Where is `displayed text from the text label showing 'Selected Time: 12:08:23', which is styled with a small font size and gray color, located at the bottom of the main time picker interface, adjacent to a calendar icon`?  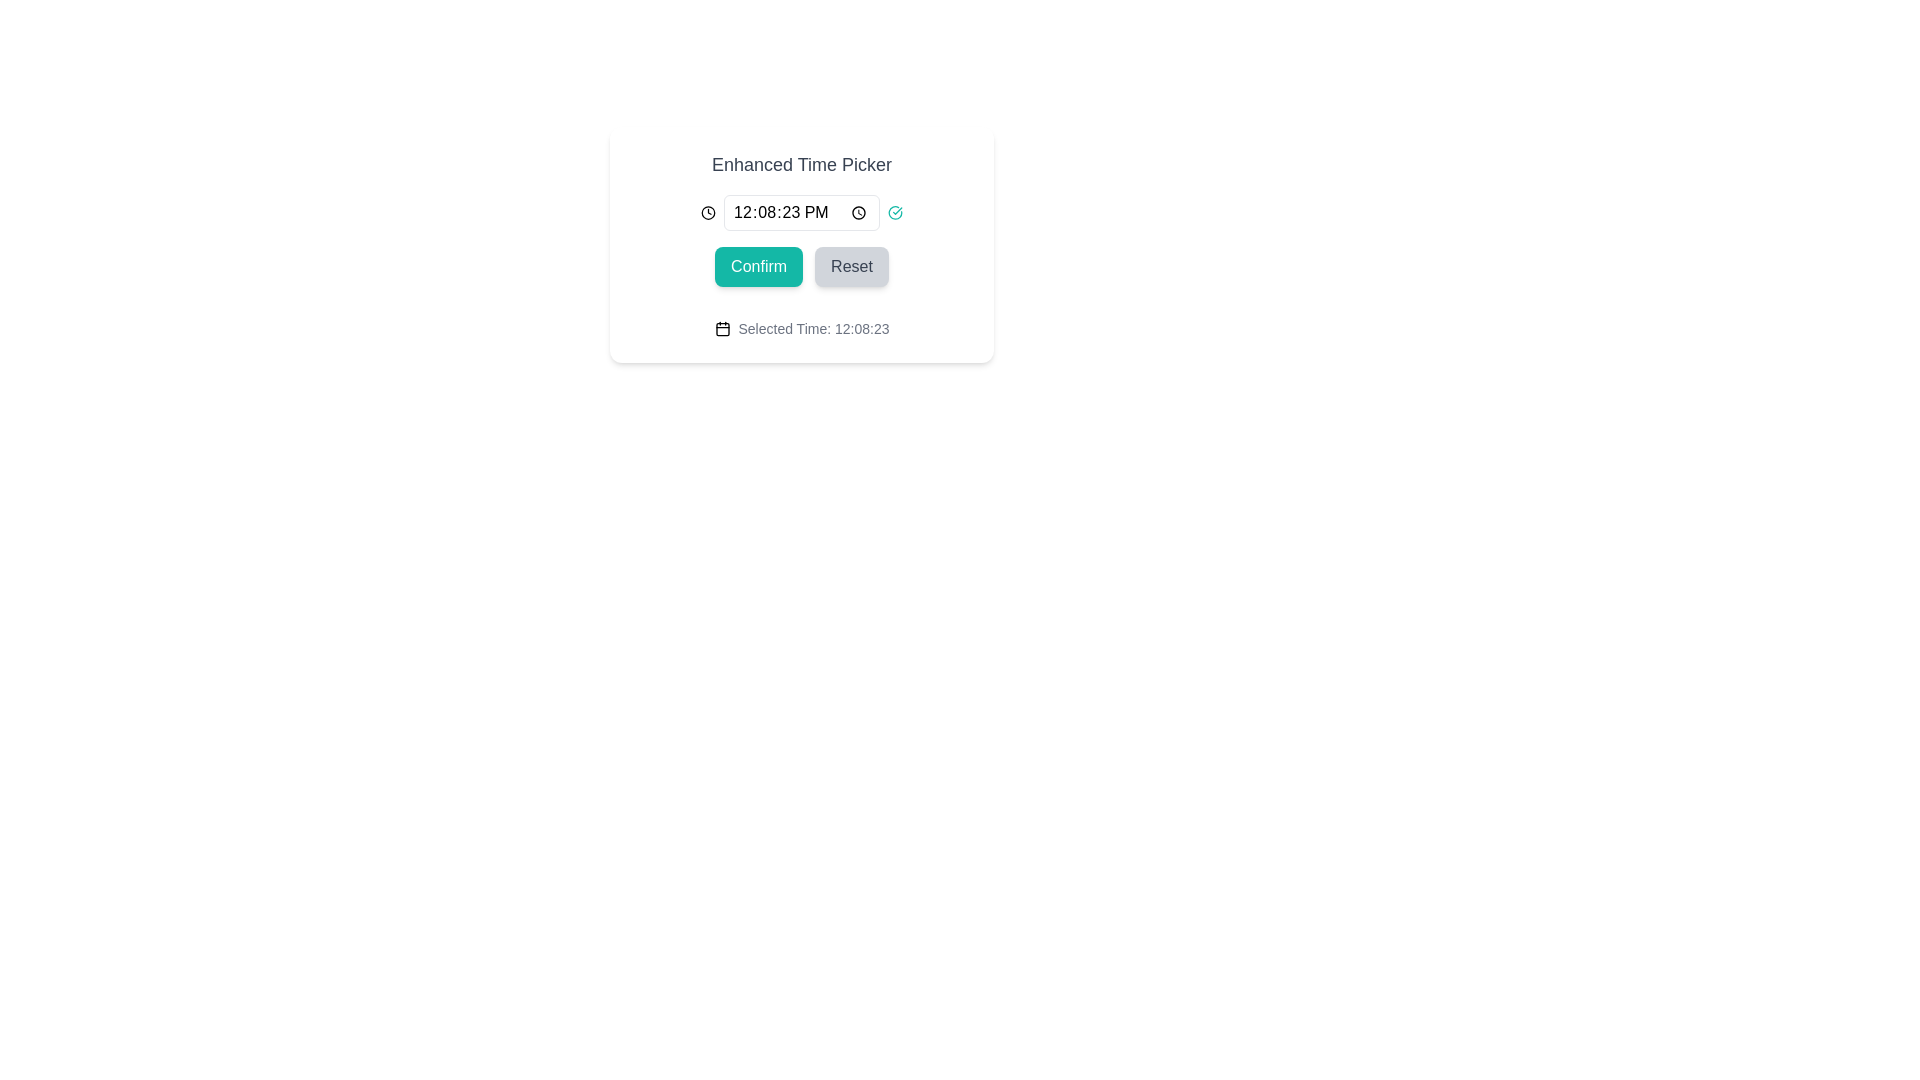 displayed text from the text label showing 'Selected Time: 12:08:23', which is styled with a small font size and gray color, located at the bottom of the main time picker interface, adjacent to a calendar icon is located at coordinates (814, 327).